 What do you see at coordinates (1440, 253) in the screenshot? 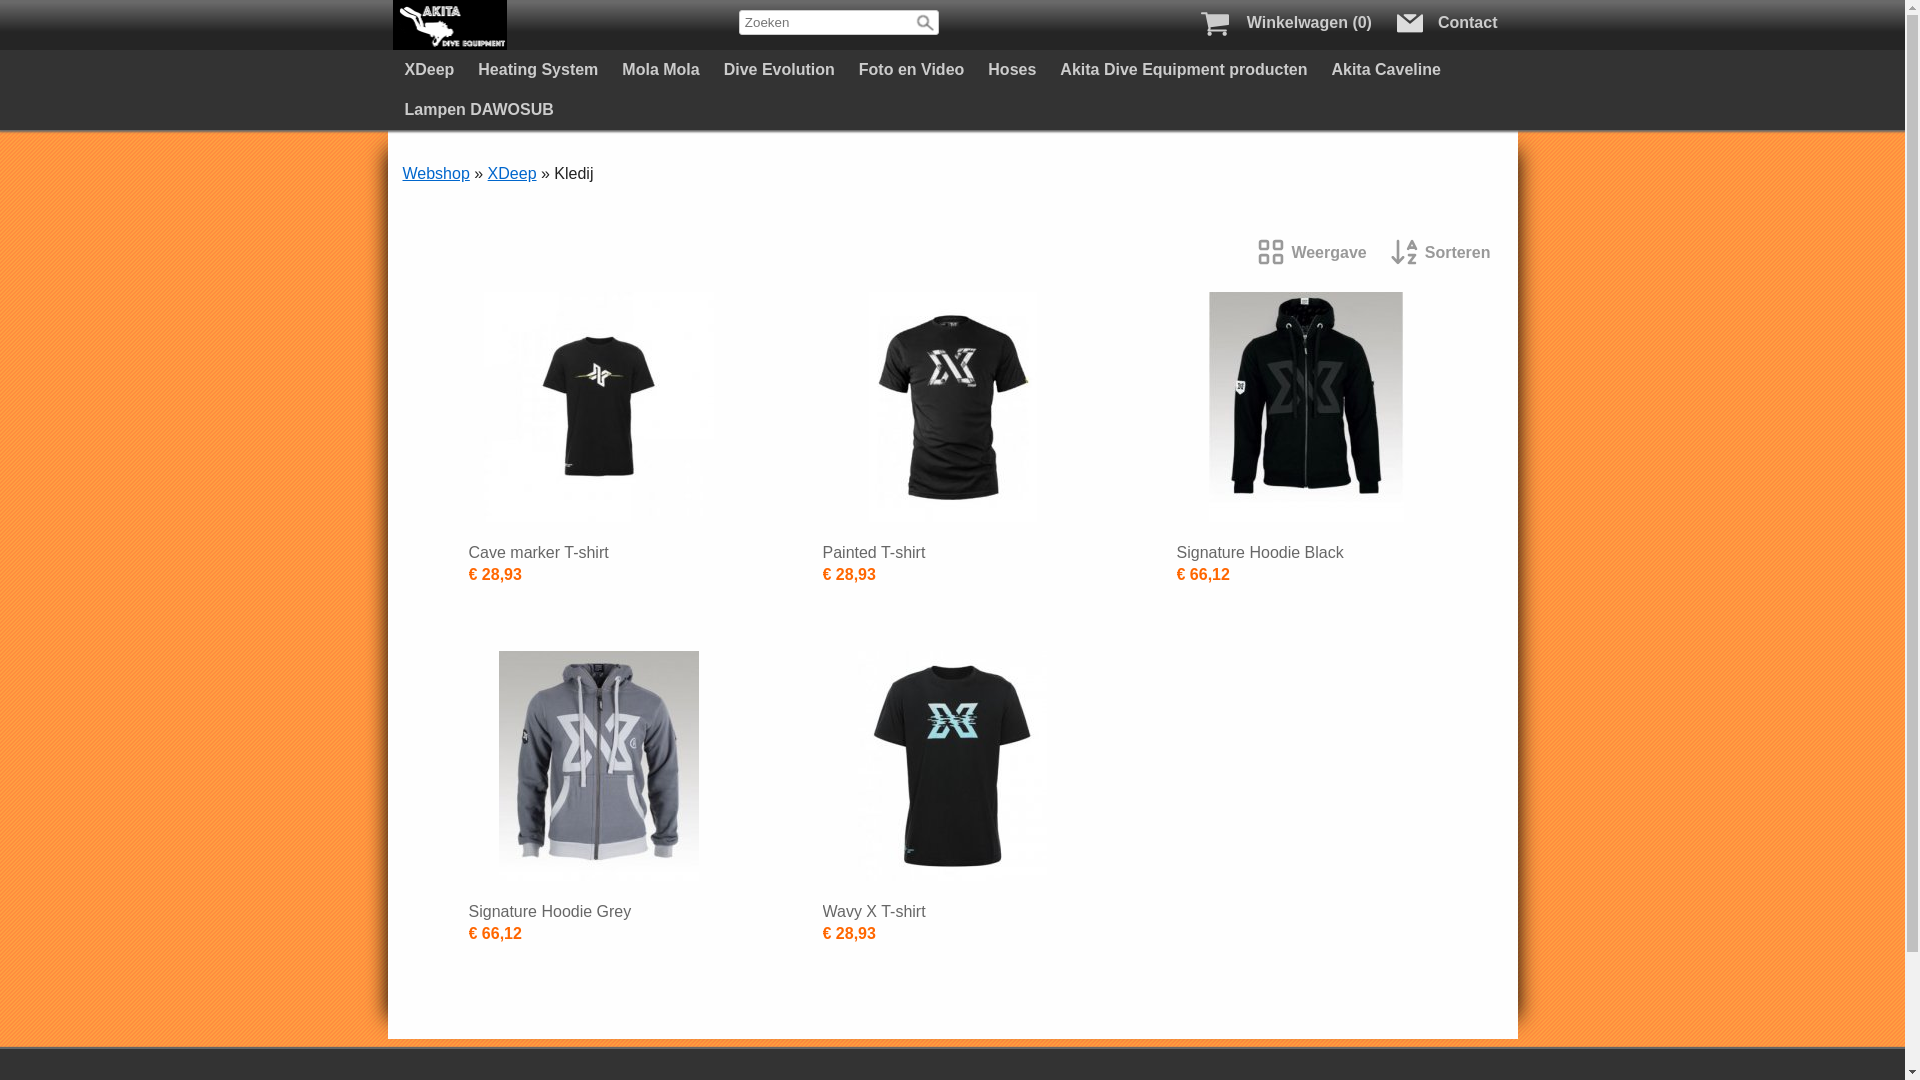
I see `'Sorteren'` at bounding box center [1440, 253].